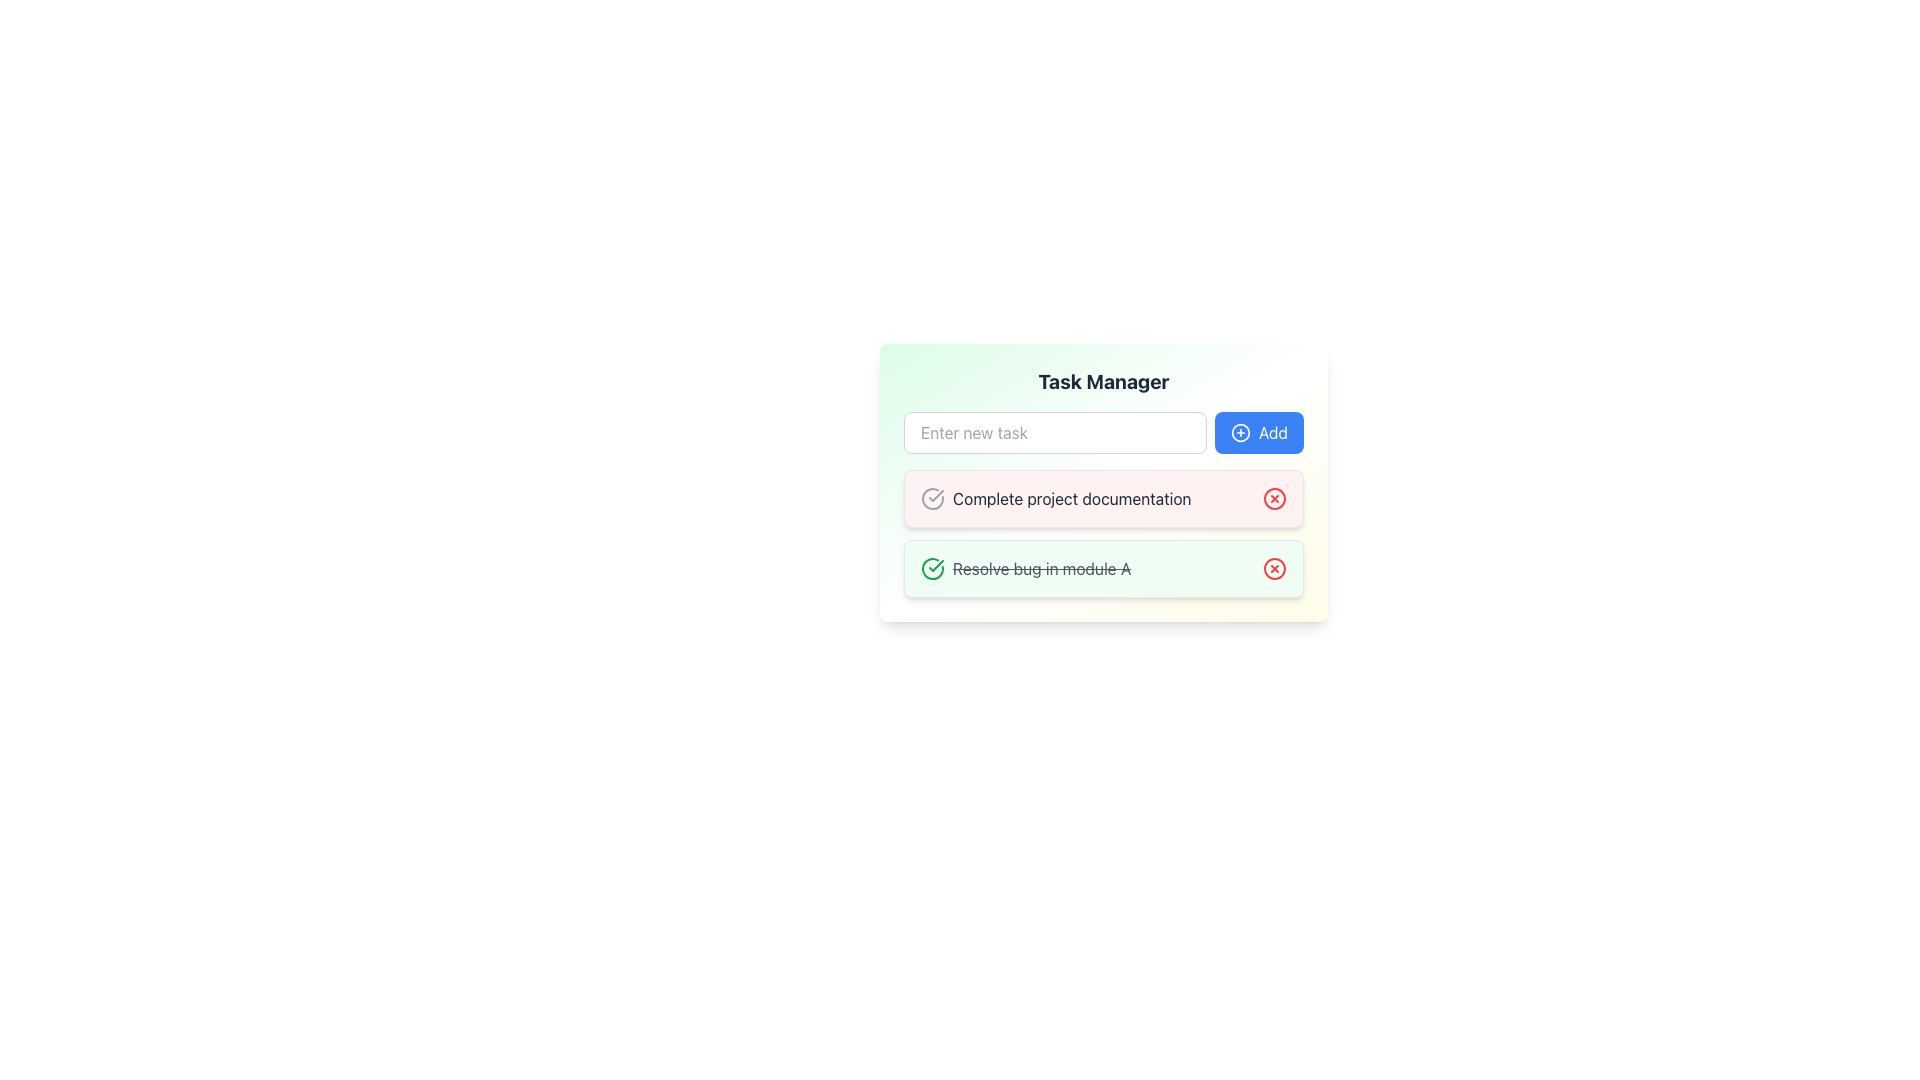 The width and height of the screenshot is (1920, 1080). What do you see at coordinates (1041, 569) in the screenshot?
I see `the text element that says 'Resolve bug in module A' with a strikethrough and gray color, located in the task management interface, aligned horizontally in the second listed task` at bounding box center [1041, 569].